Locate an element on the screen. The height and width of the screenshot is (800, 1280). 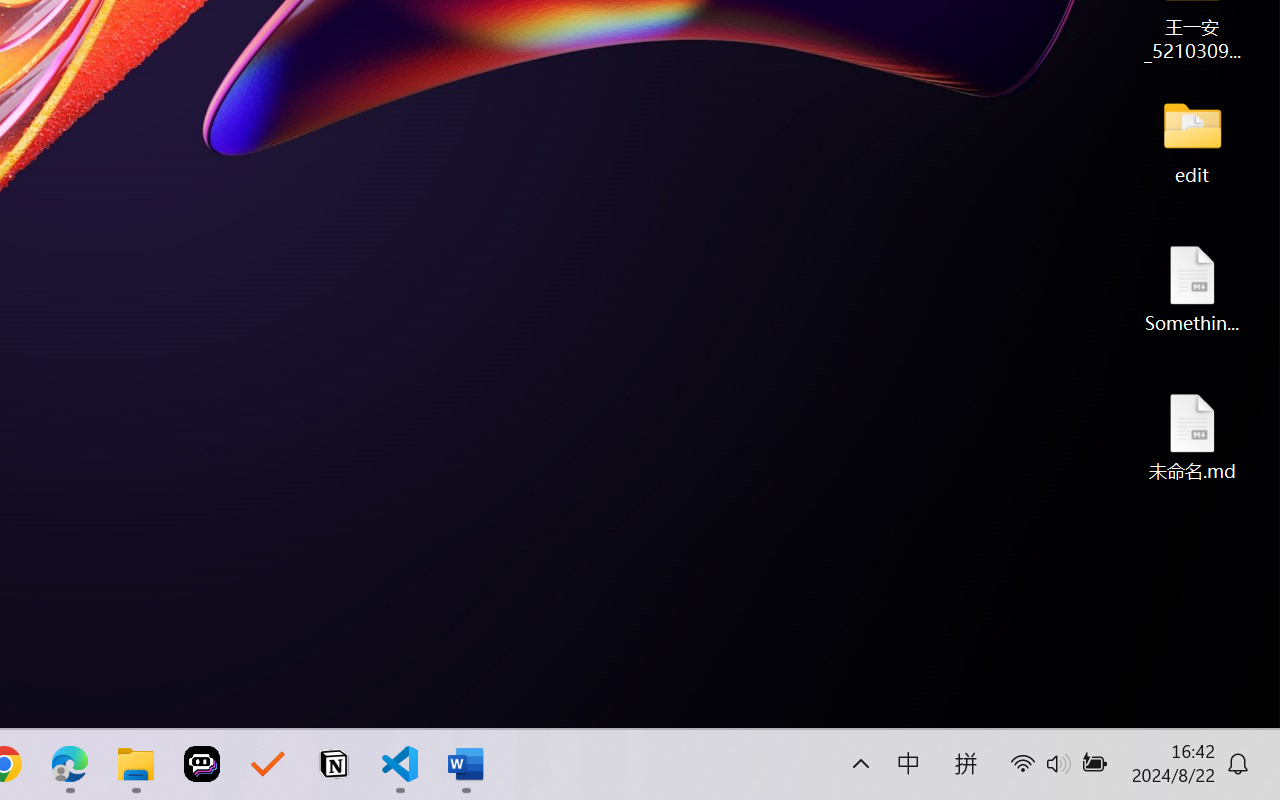
'edit' is located at coordinates (1192, 140).